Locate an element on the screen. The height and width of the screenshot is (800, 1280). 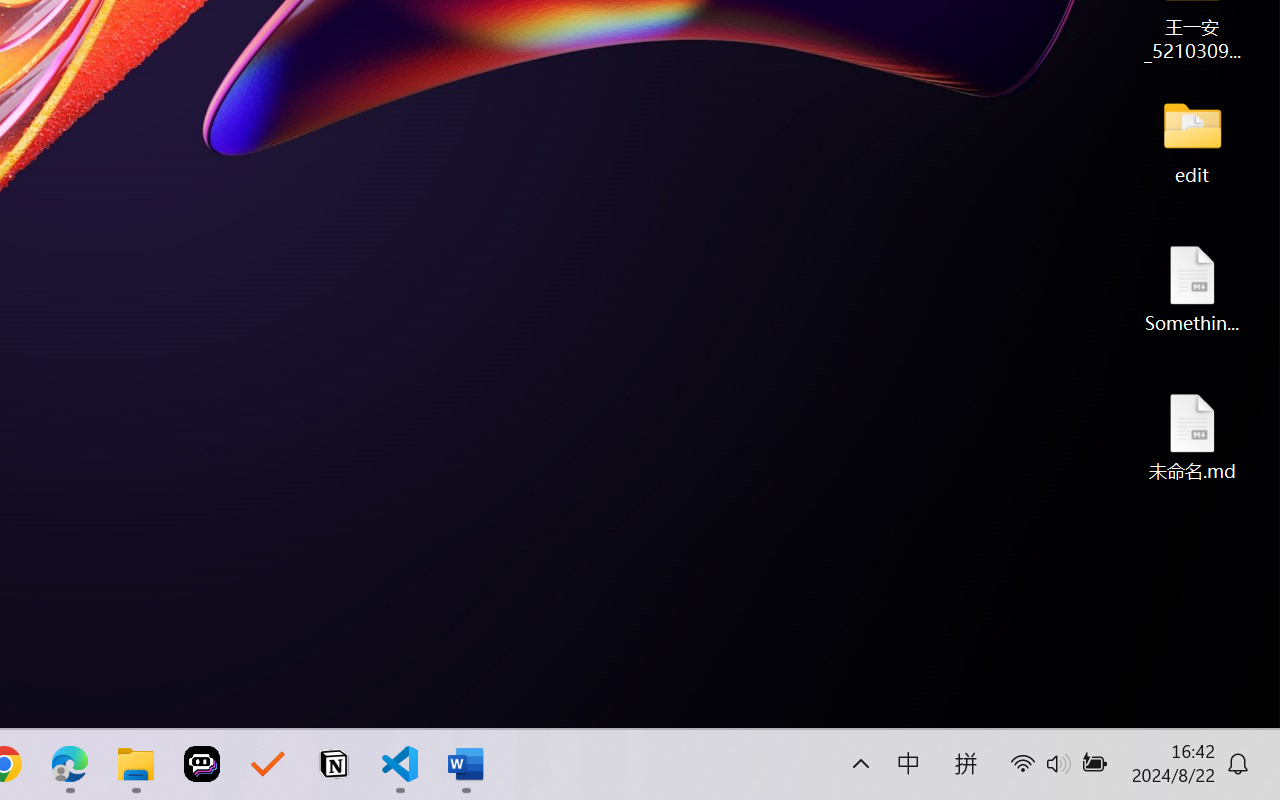
'edit' is located at coordinates (1192, 140).